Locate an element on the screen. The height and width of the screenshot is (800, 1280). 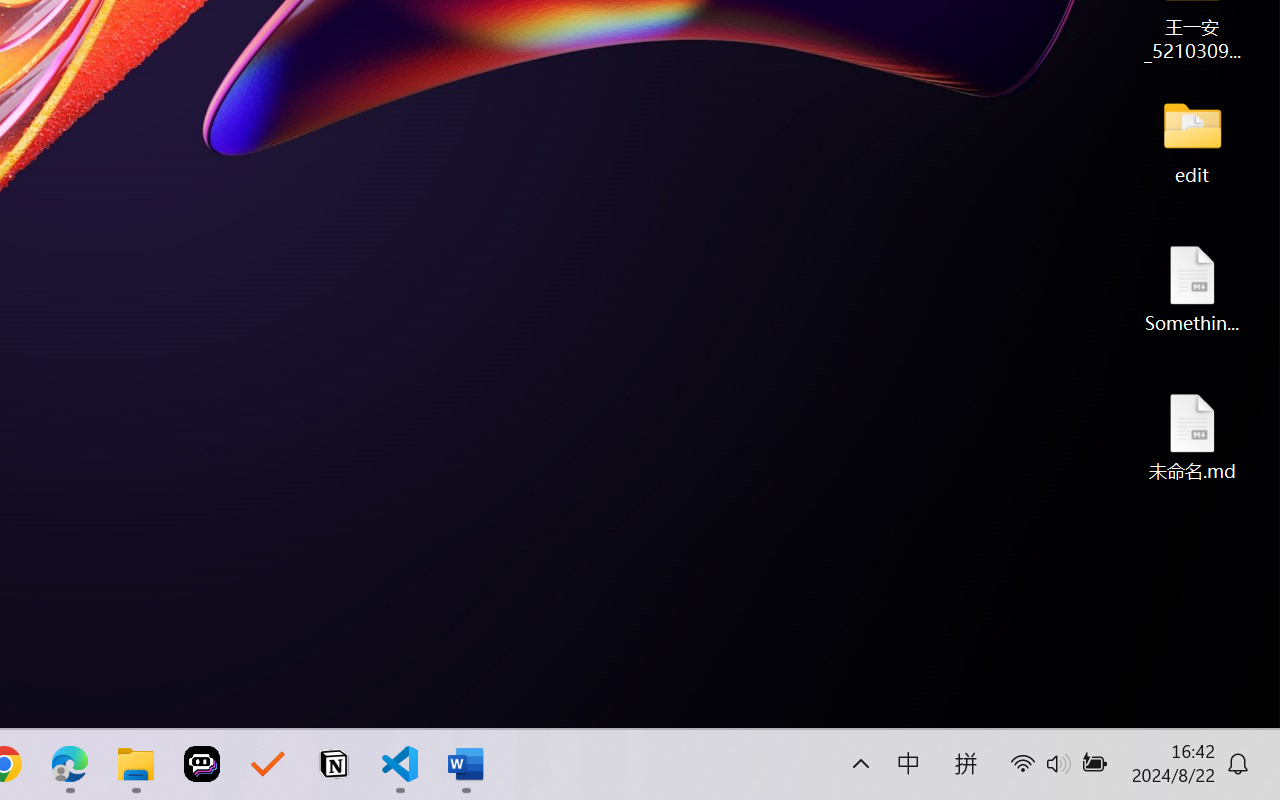
'edit' is located at coordinates (1192, 140).